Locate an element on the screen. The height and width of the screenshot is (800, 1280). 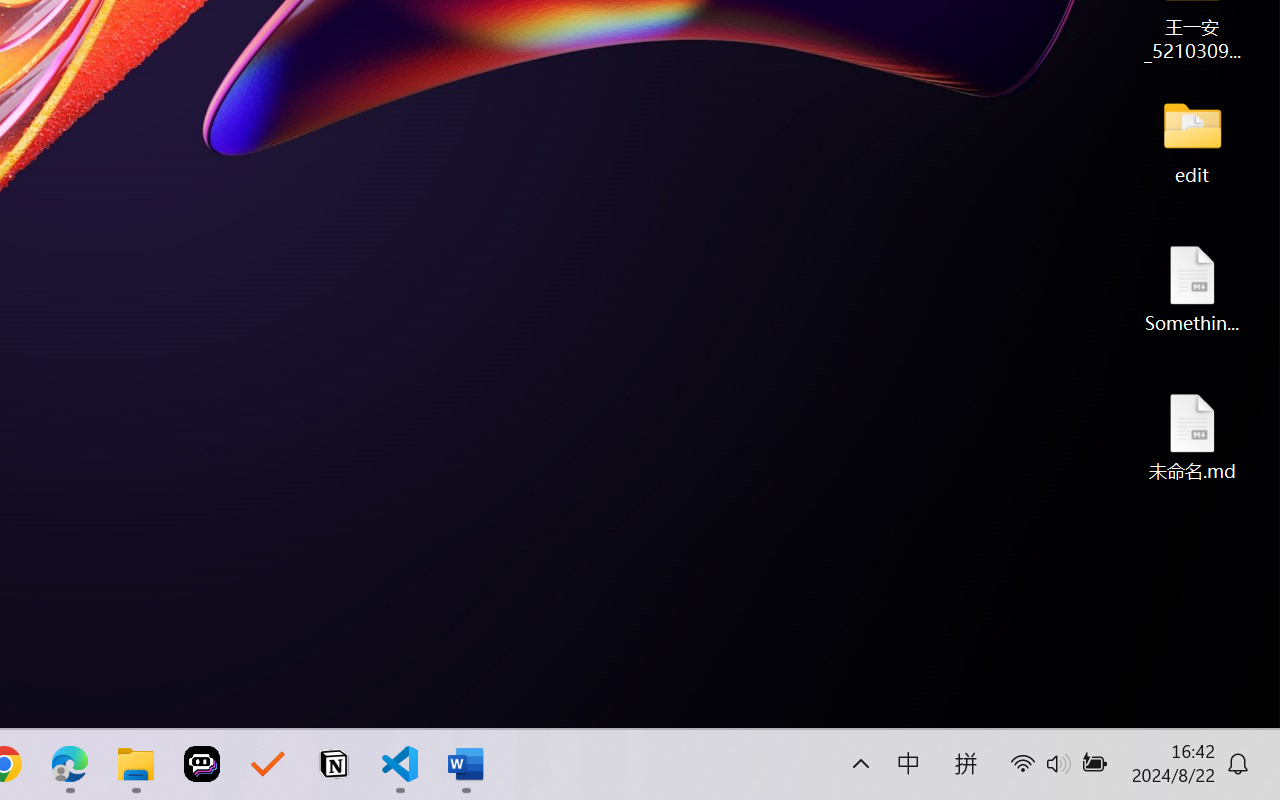
'edit' is located at coordinates (1192, 140).